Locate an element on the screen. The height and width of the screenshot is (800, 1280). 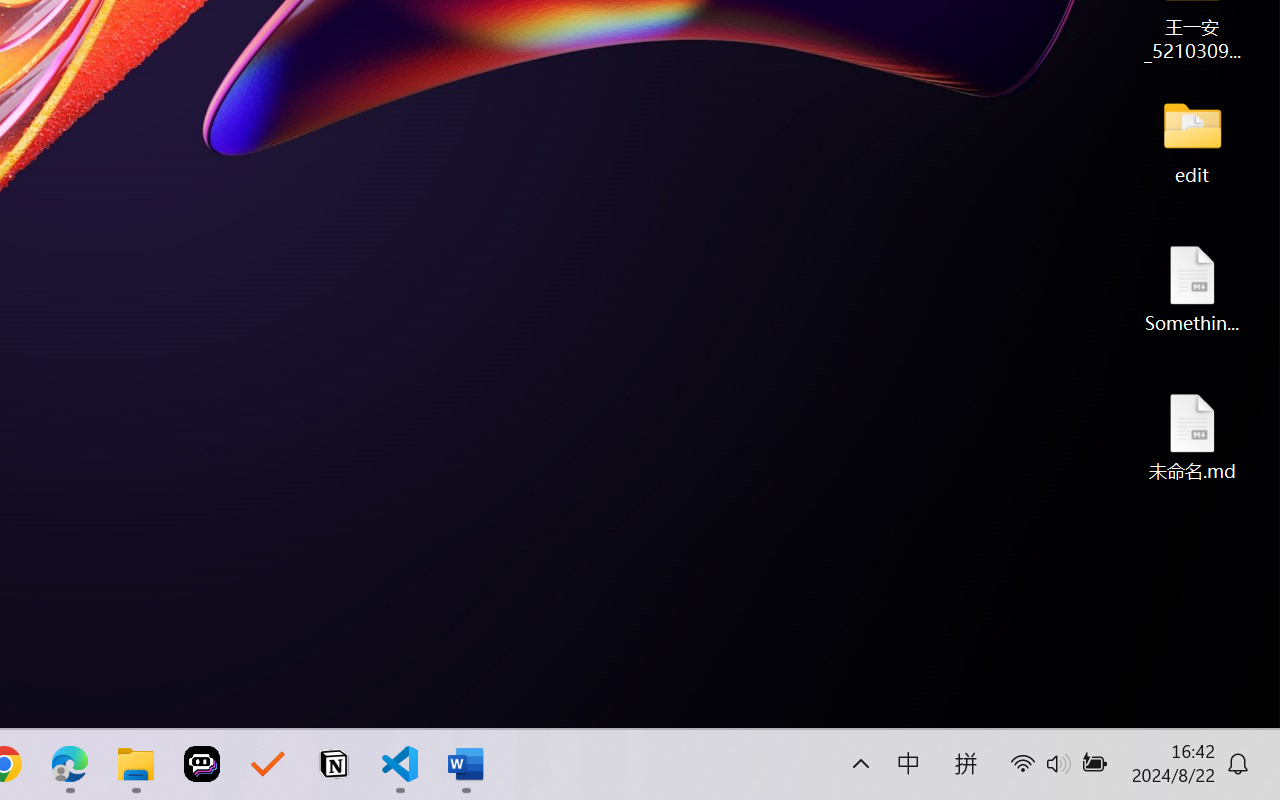
'edit' is located at coordinates (1192, 140).